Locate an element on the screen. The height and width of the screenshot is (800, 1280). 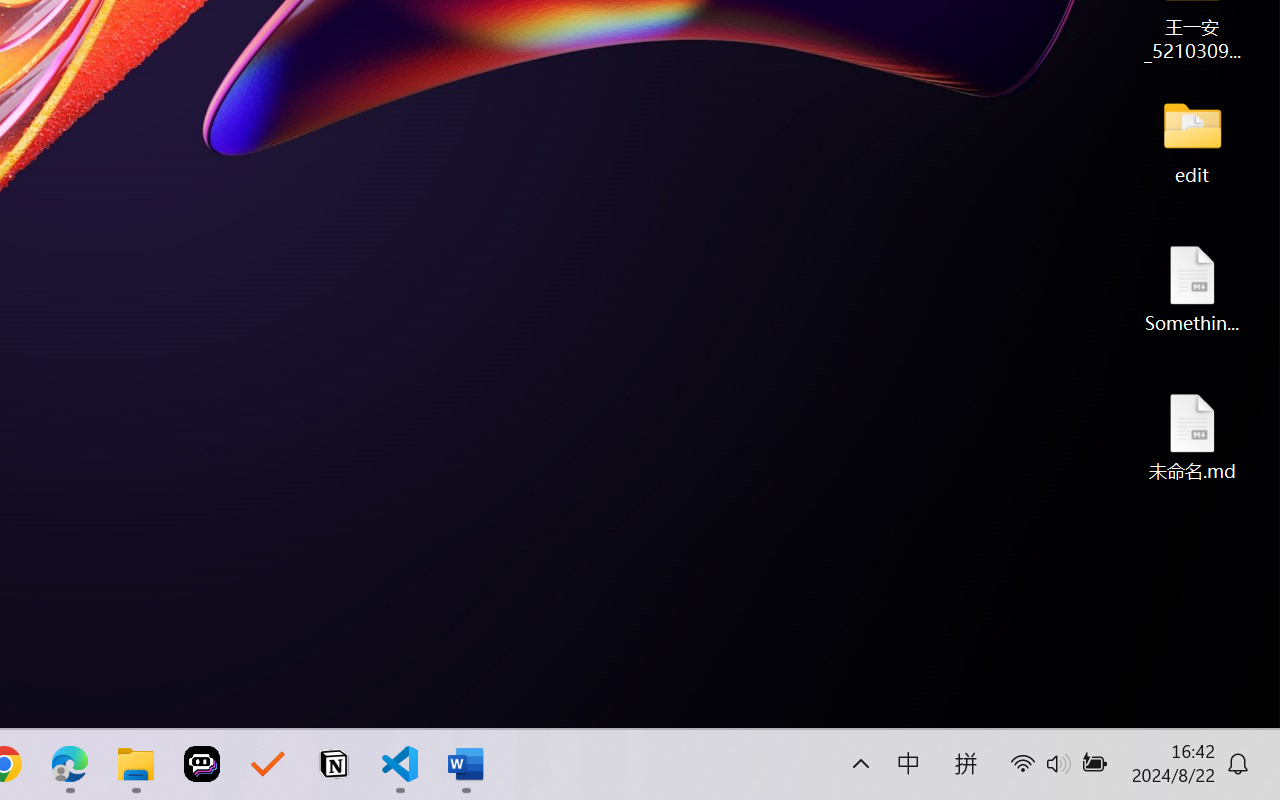
'edit' is located at coordinates (1192, 140).